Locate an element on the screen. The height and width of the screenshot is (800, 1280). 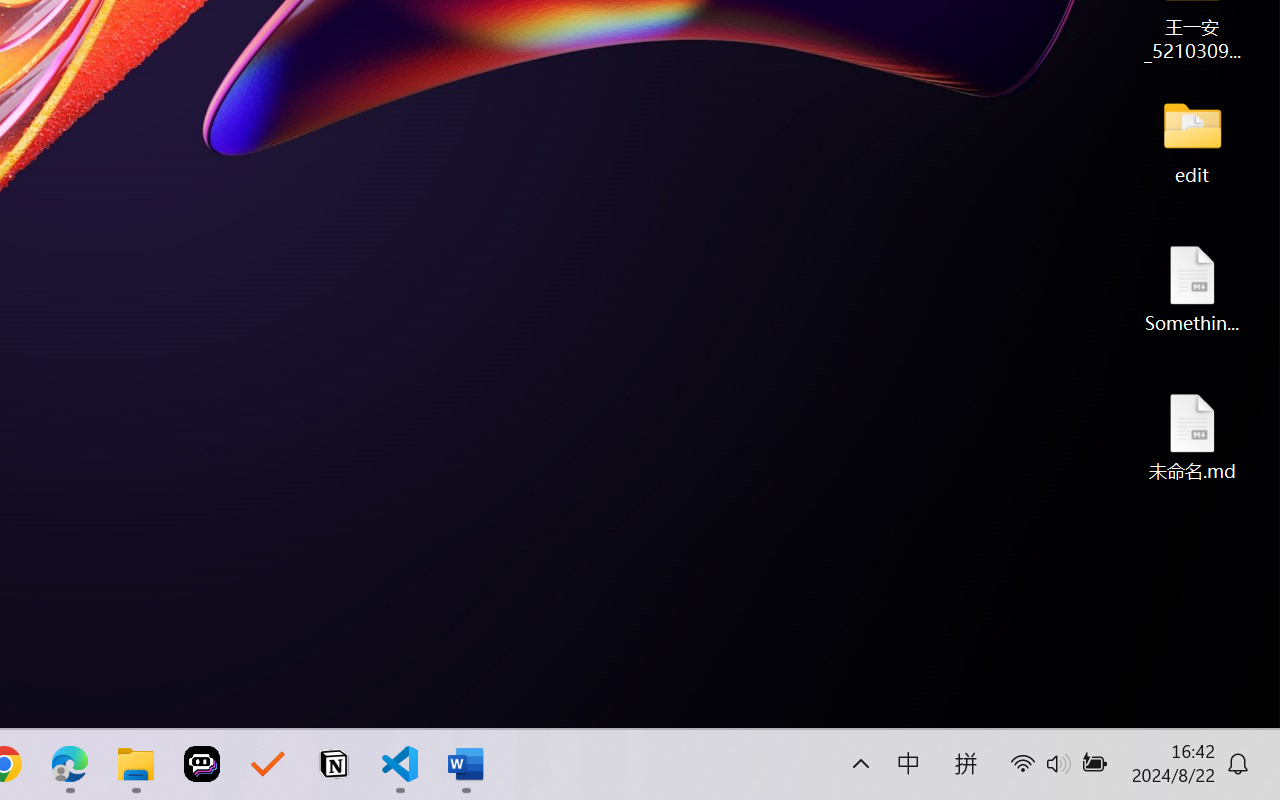
'edit' is located at coordinates (1192, 140).